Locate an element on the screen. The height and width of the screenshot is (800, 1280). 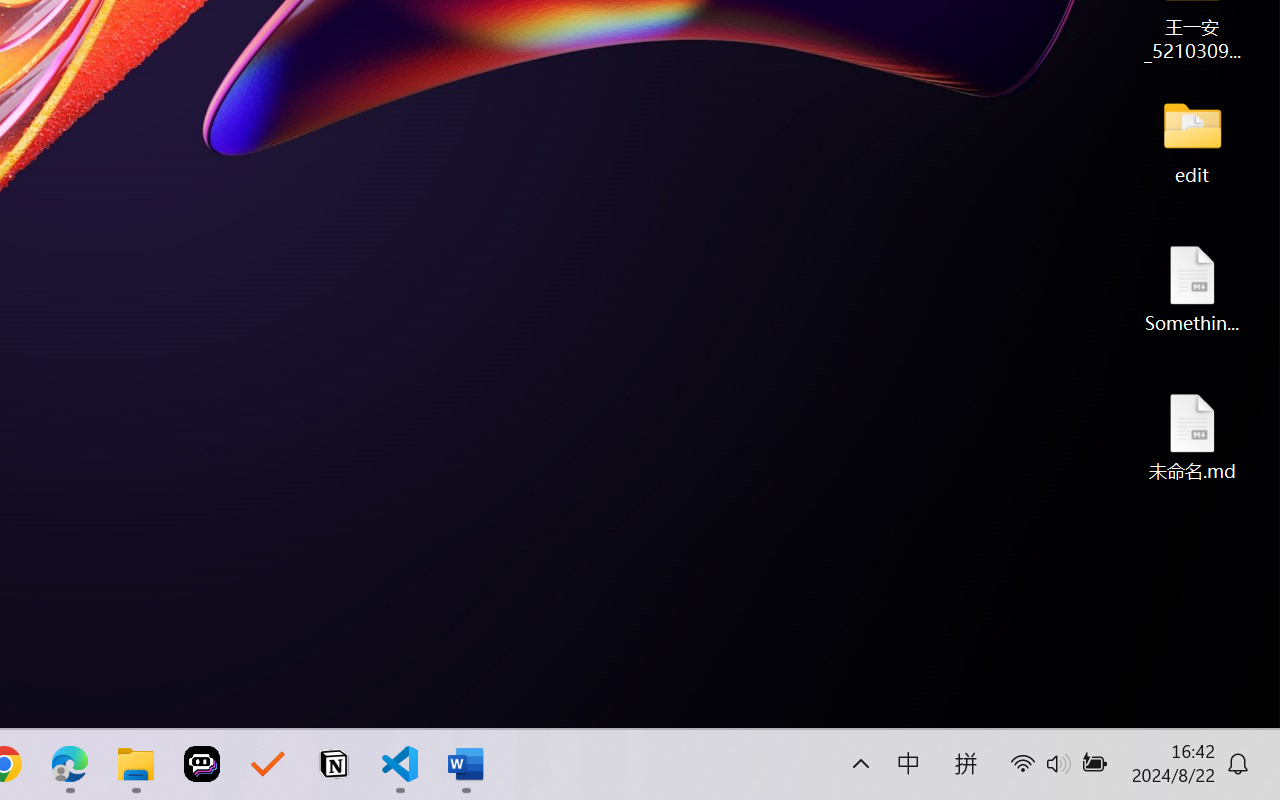
'edit' is located at coordinates (1192, 140).